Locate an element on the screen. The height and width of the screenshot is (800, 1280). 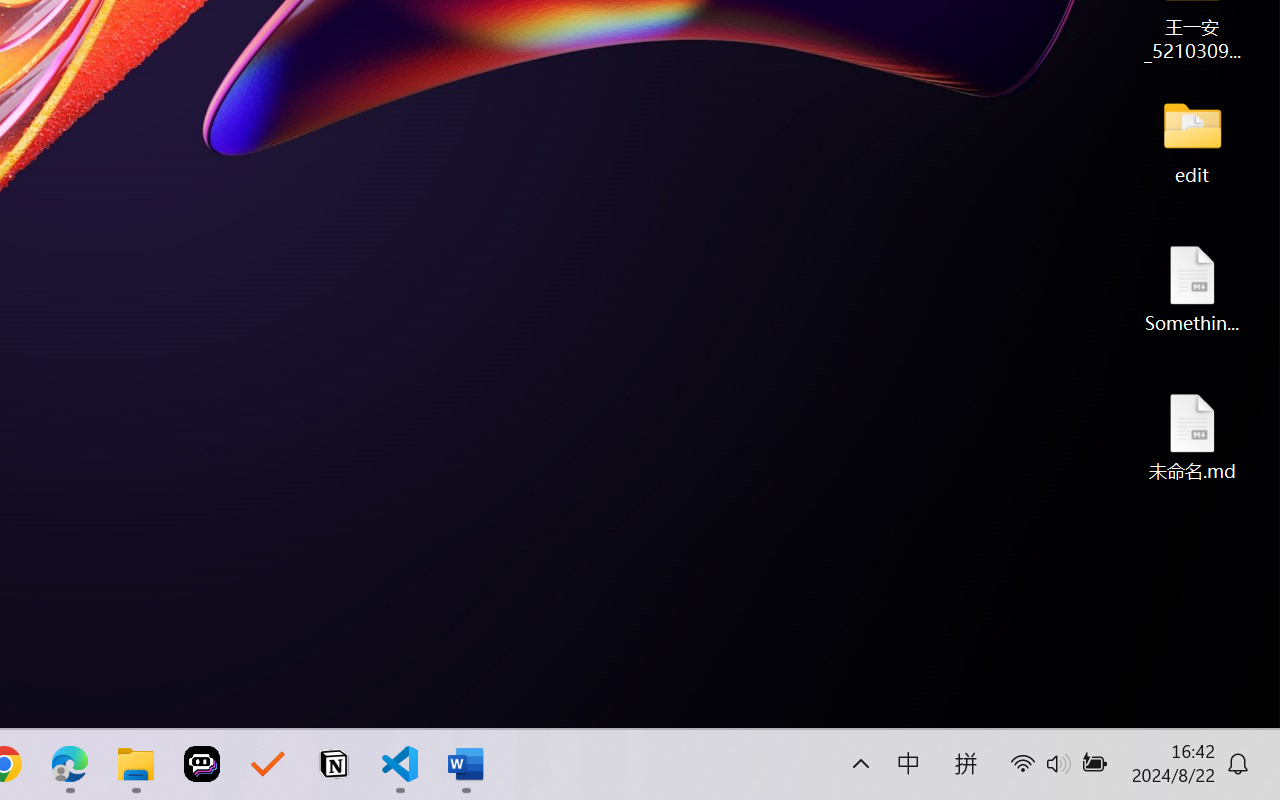
'edit' is located at coordinates (1192, 140).